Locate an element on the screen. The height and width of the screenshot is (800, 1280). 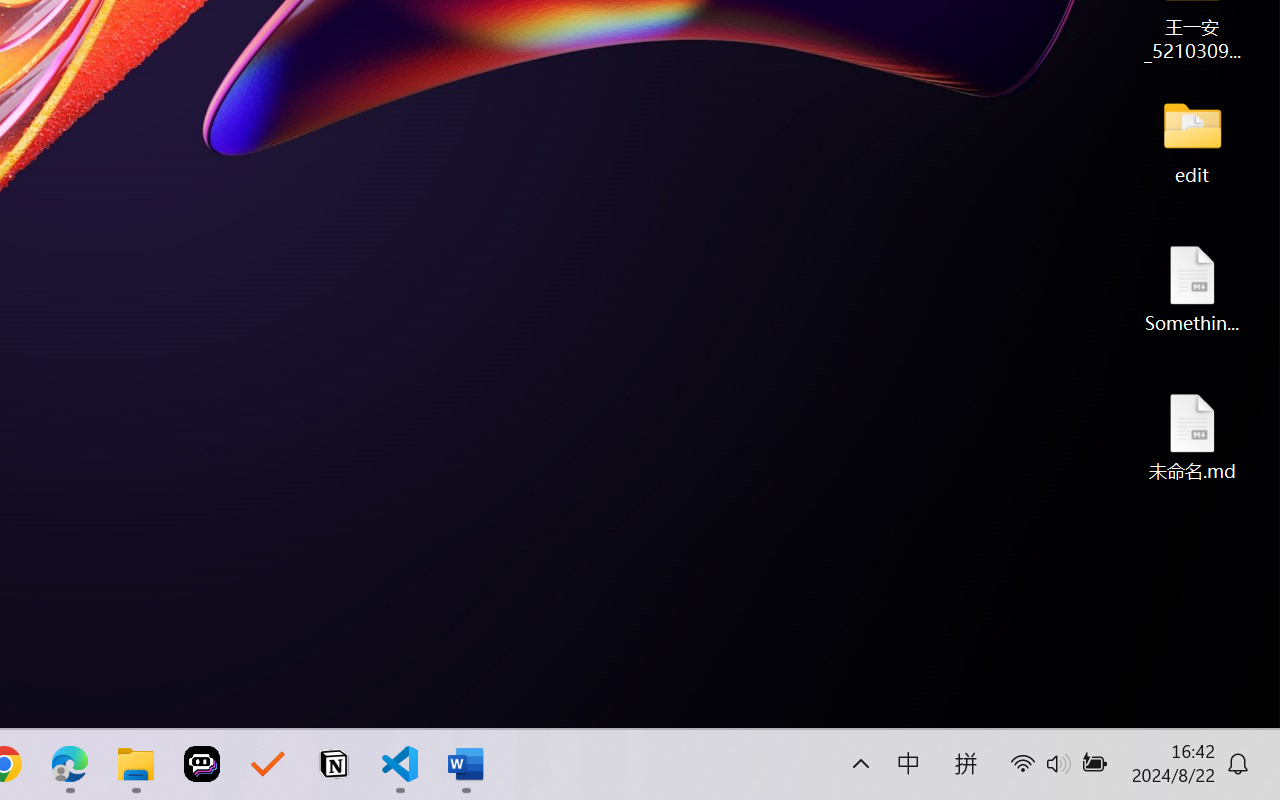
'edit' is located at coordinates (1192, 140).